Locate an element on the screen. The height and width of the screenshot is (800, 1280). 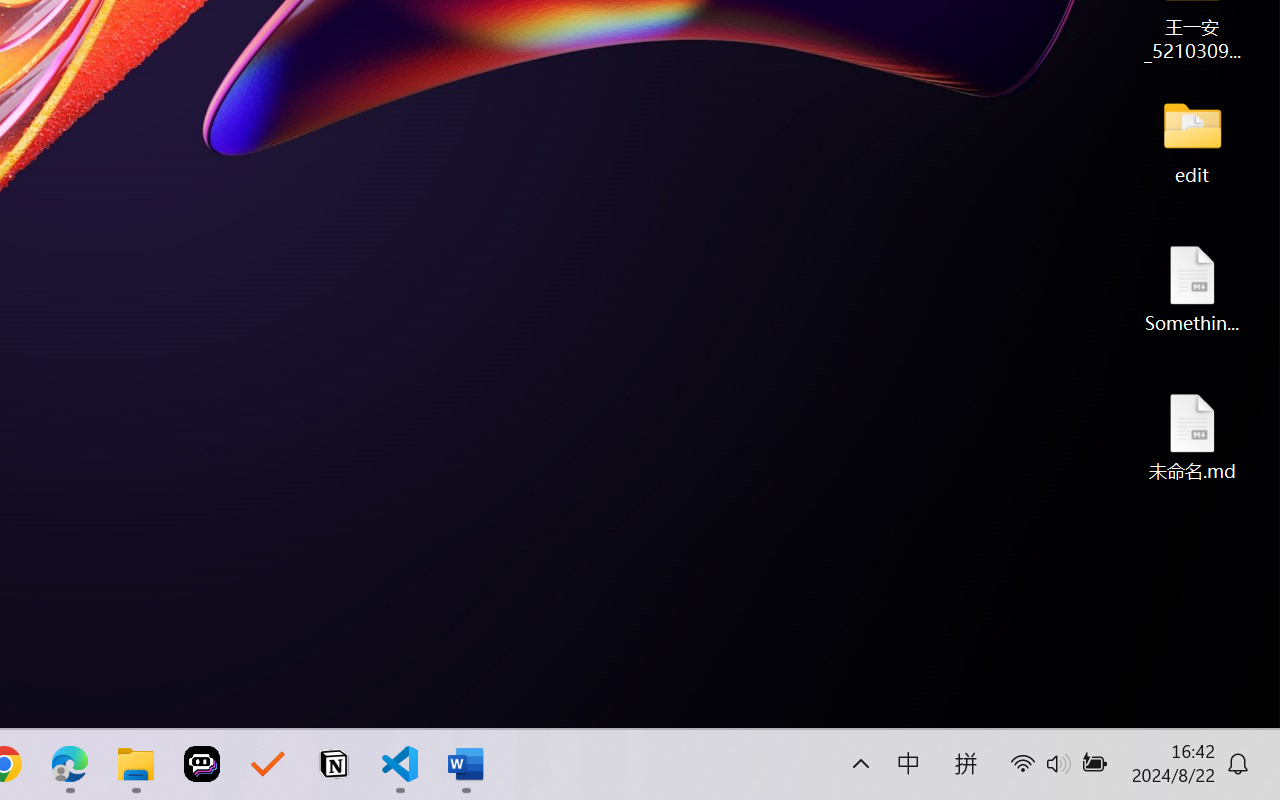
'edit' is located at coordinates (1192, 140).